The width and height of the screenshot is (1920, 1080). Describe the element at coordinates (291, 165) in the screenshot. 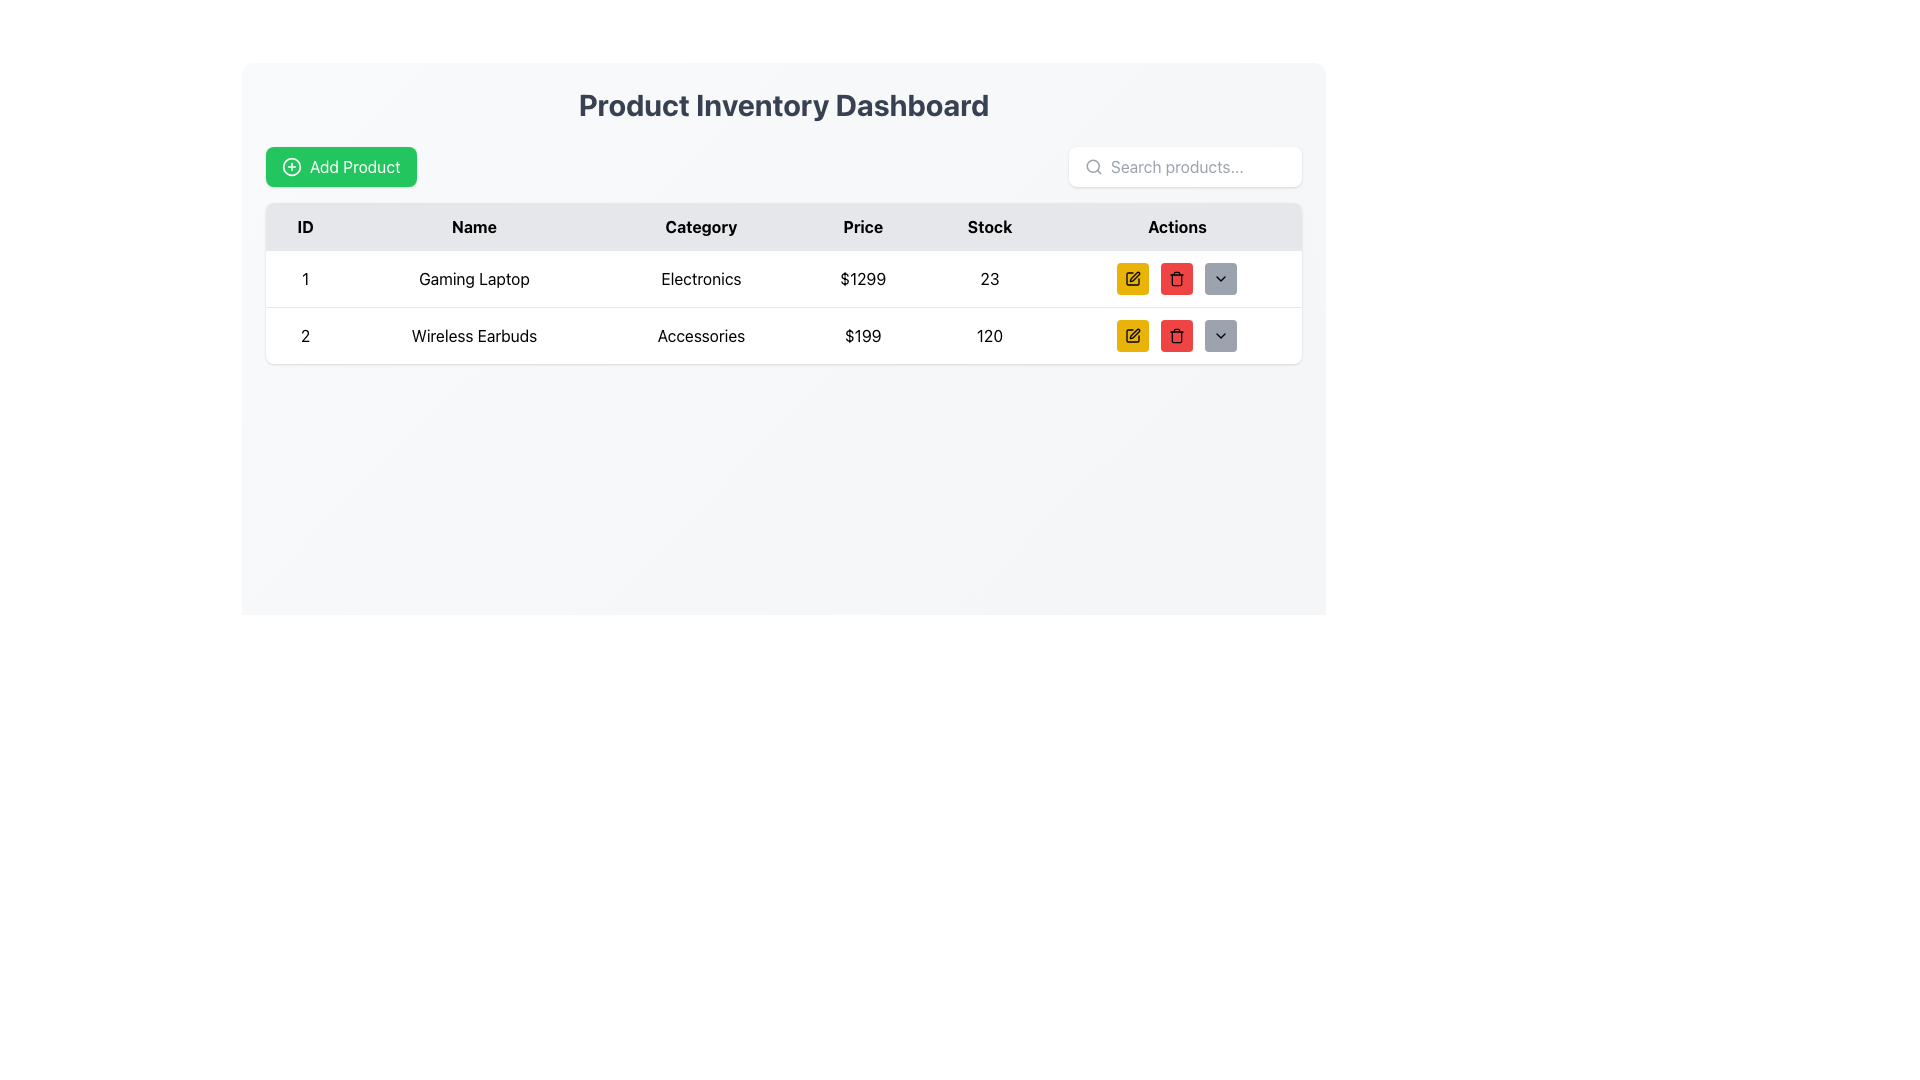

I see `the circular icon with a plus symbol in the center` at that location.